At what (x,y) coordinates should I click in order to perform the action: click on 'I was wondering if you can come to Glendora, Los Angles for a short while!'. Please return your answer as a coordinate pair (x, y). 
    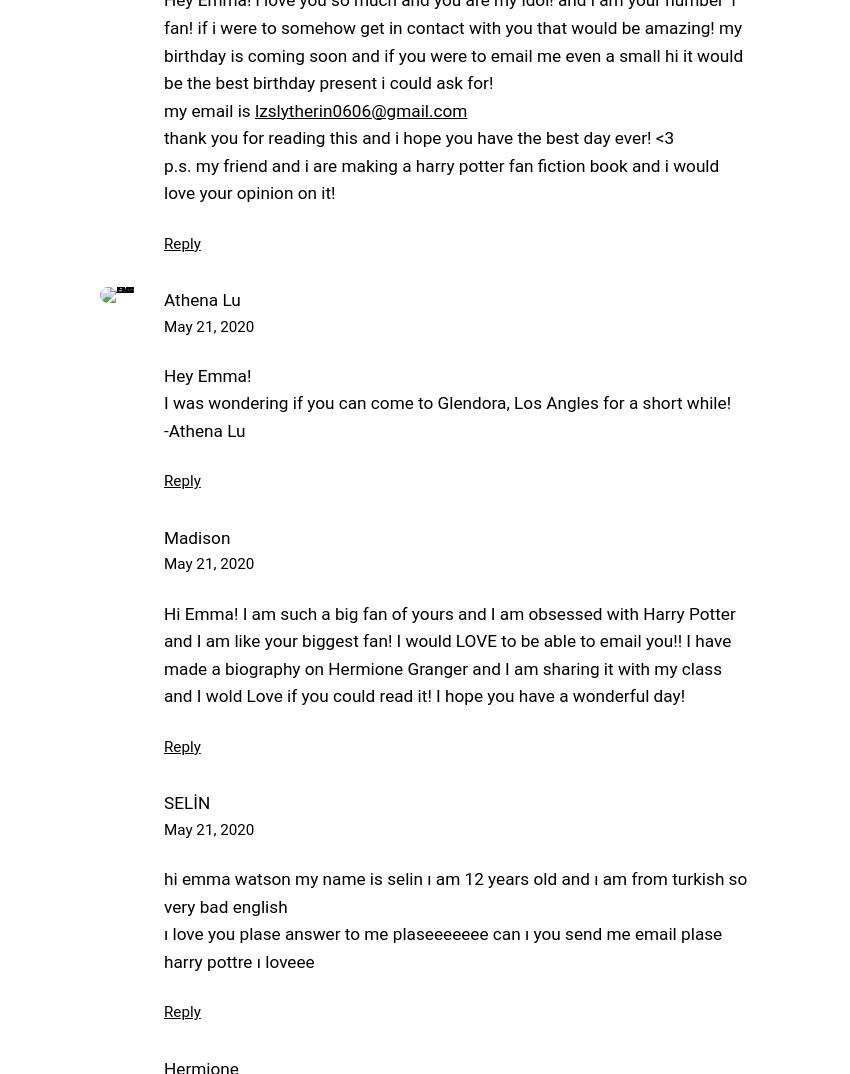
    Looking at the image, I should click on (446, 402).